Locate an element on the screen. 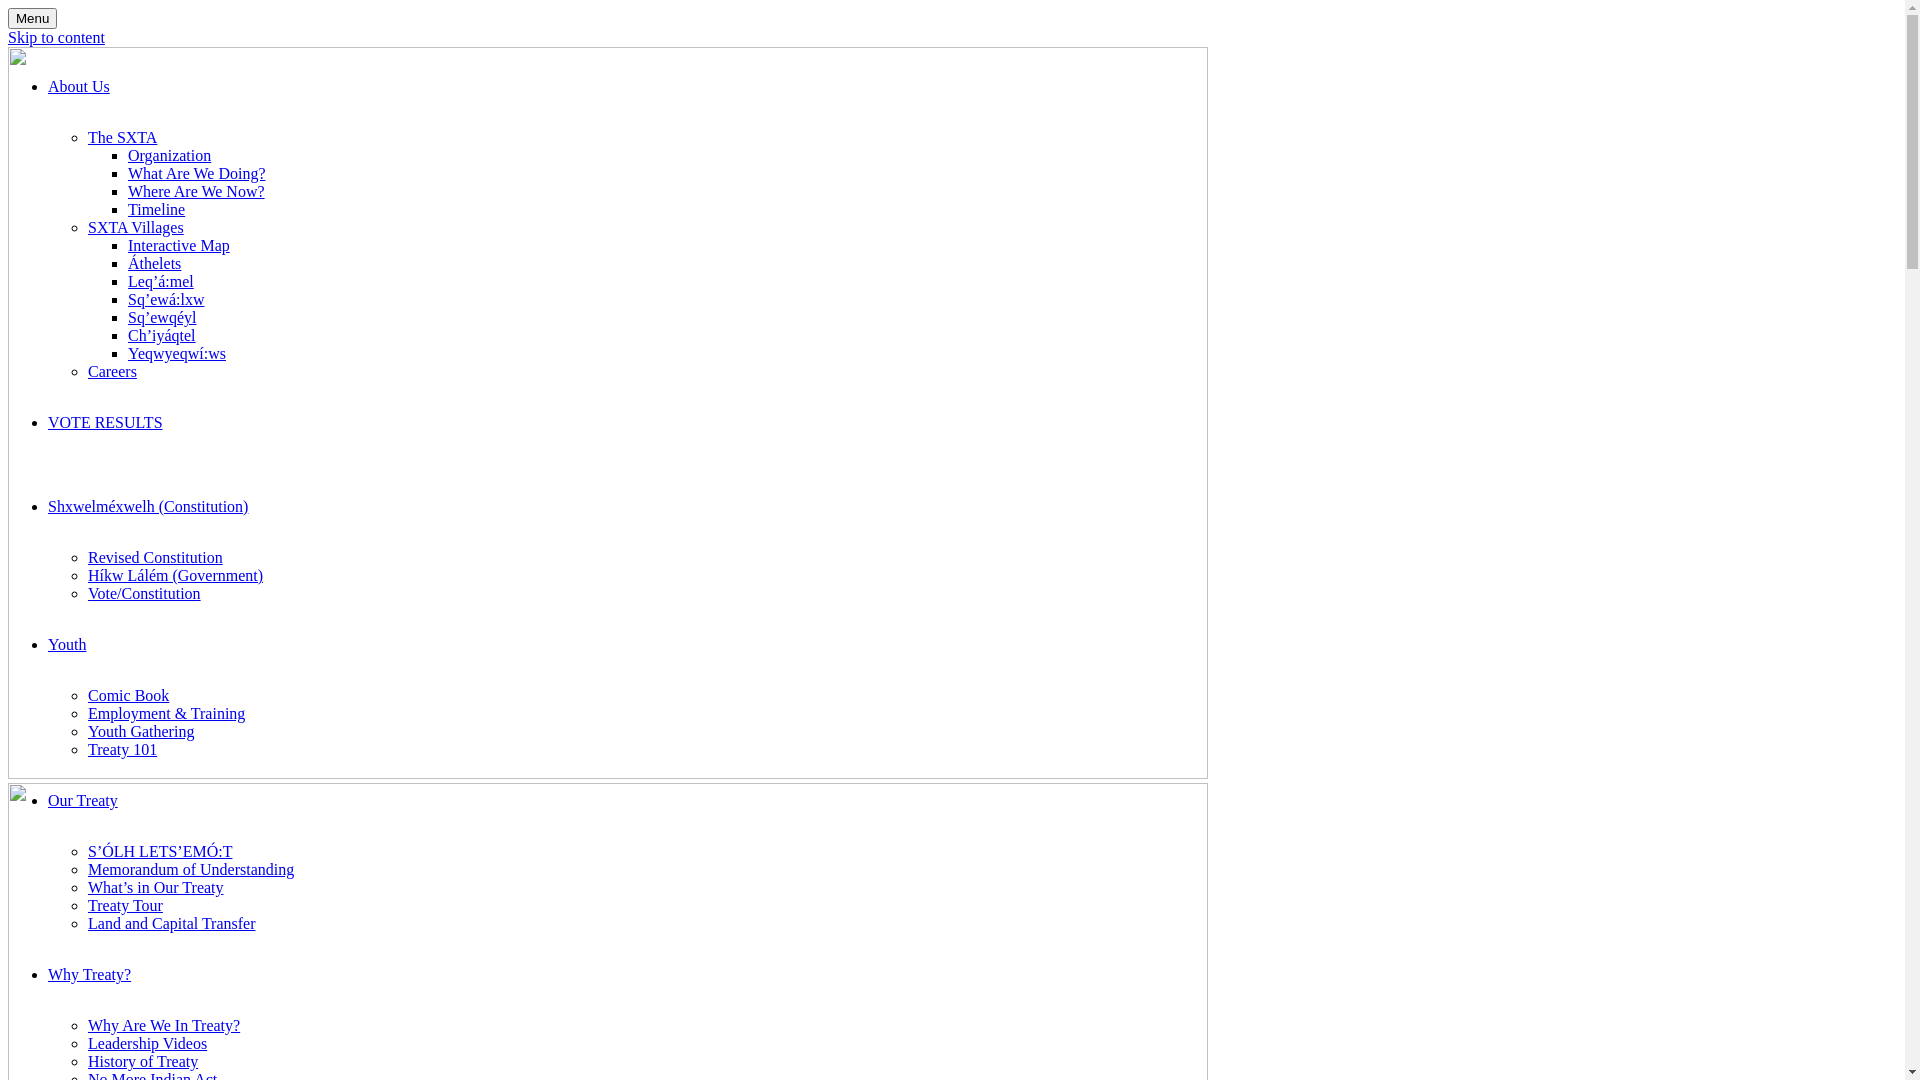  'Comic Book' is located at coordinates (127, 694).